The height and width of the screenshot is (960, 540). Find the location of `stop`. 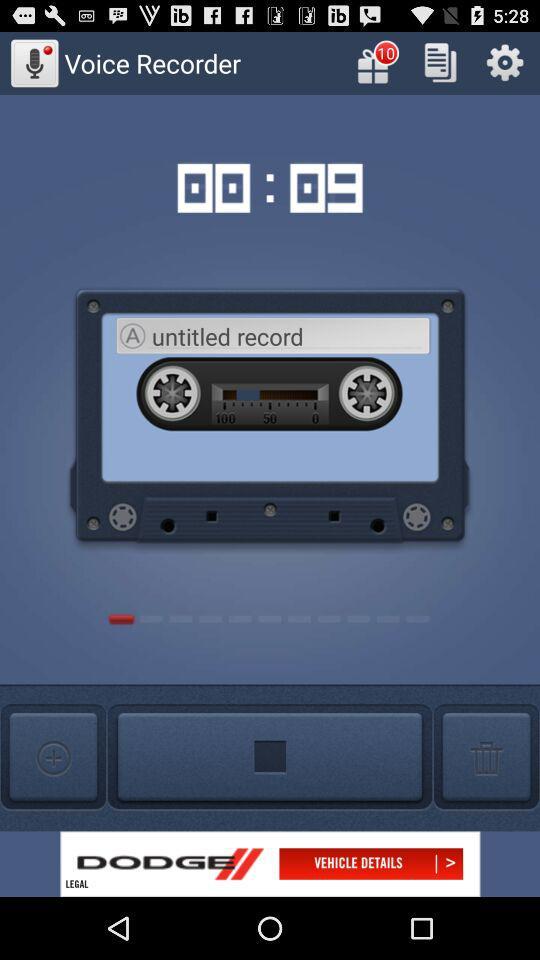

stop is located at coordinates (270, 756).